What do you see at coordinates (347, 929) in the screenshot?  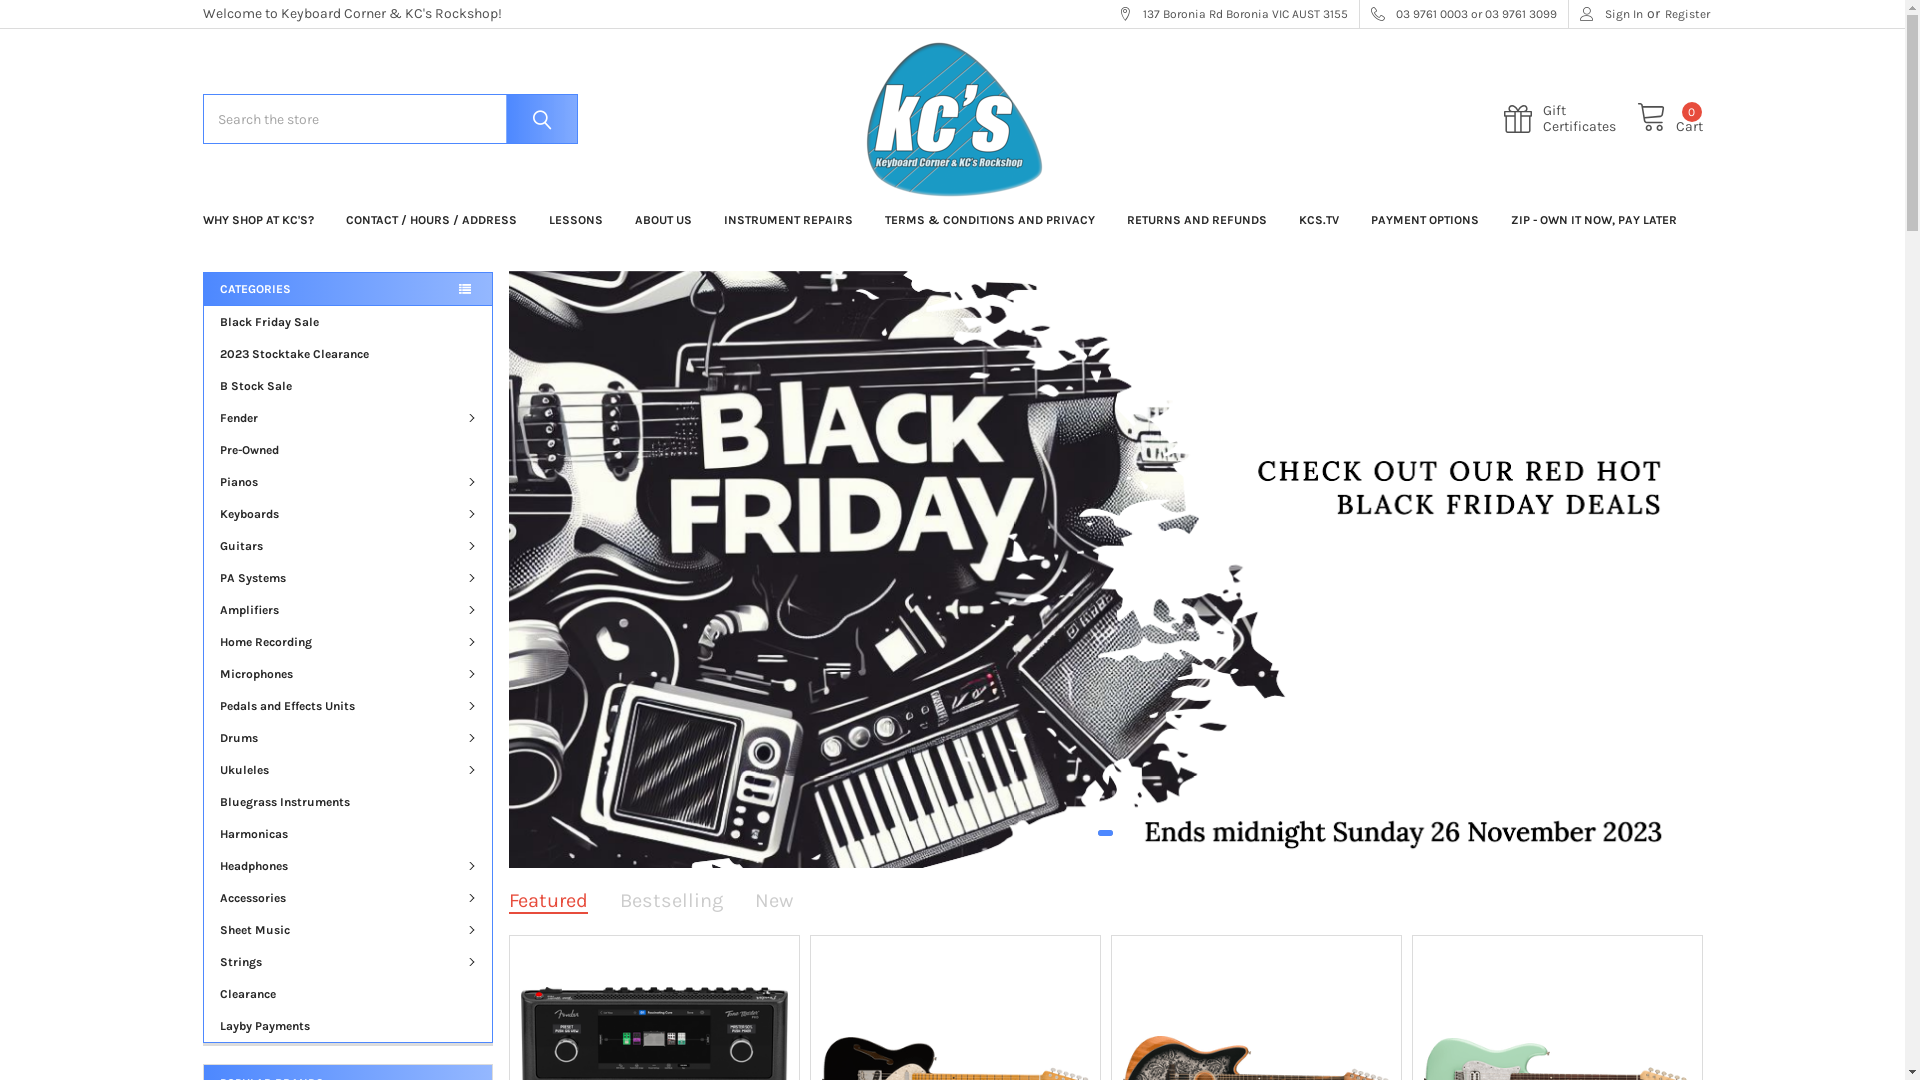 I see `'Sheet Music'` at bounding box center [347, 929].